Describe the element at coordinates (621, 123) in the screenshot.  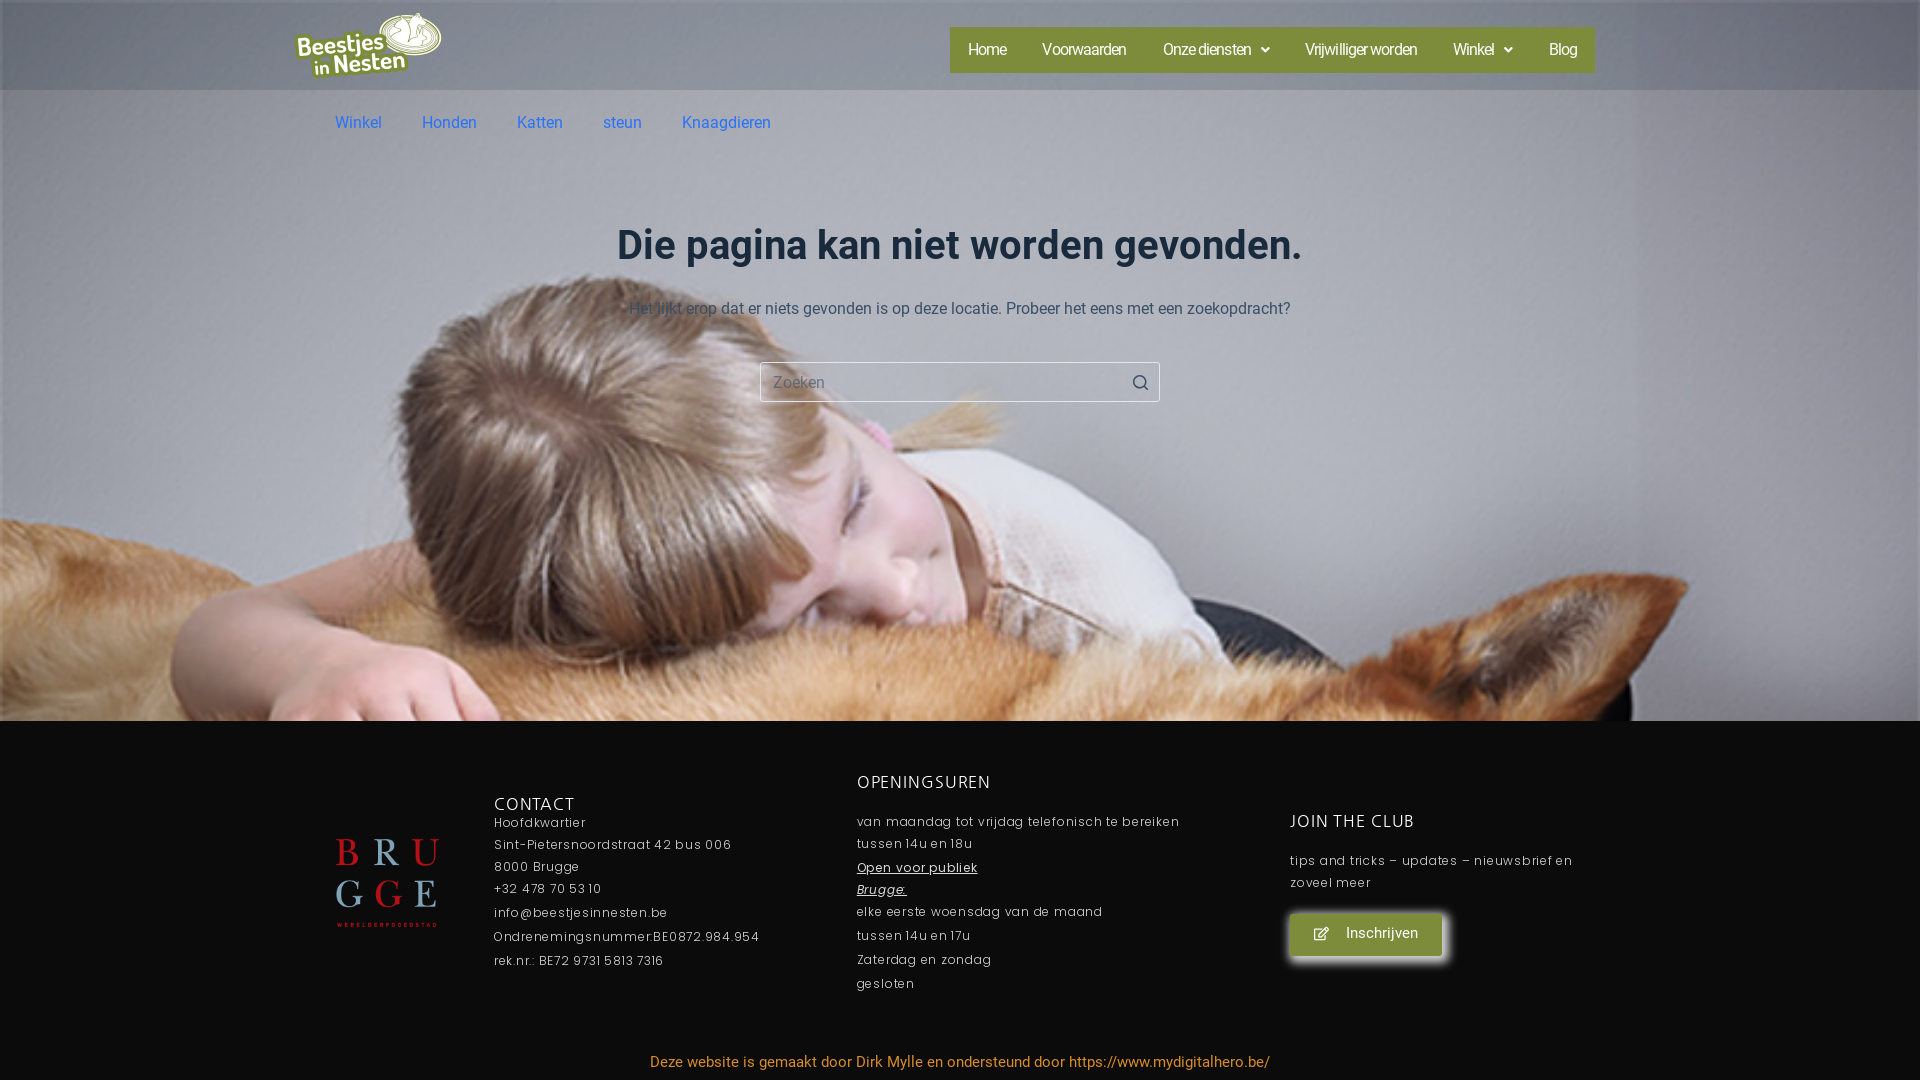
I see `'steun'` at that location.